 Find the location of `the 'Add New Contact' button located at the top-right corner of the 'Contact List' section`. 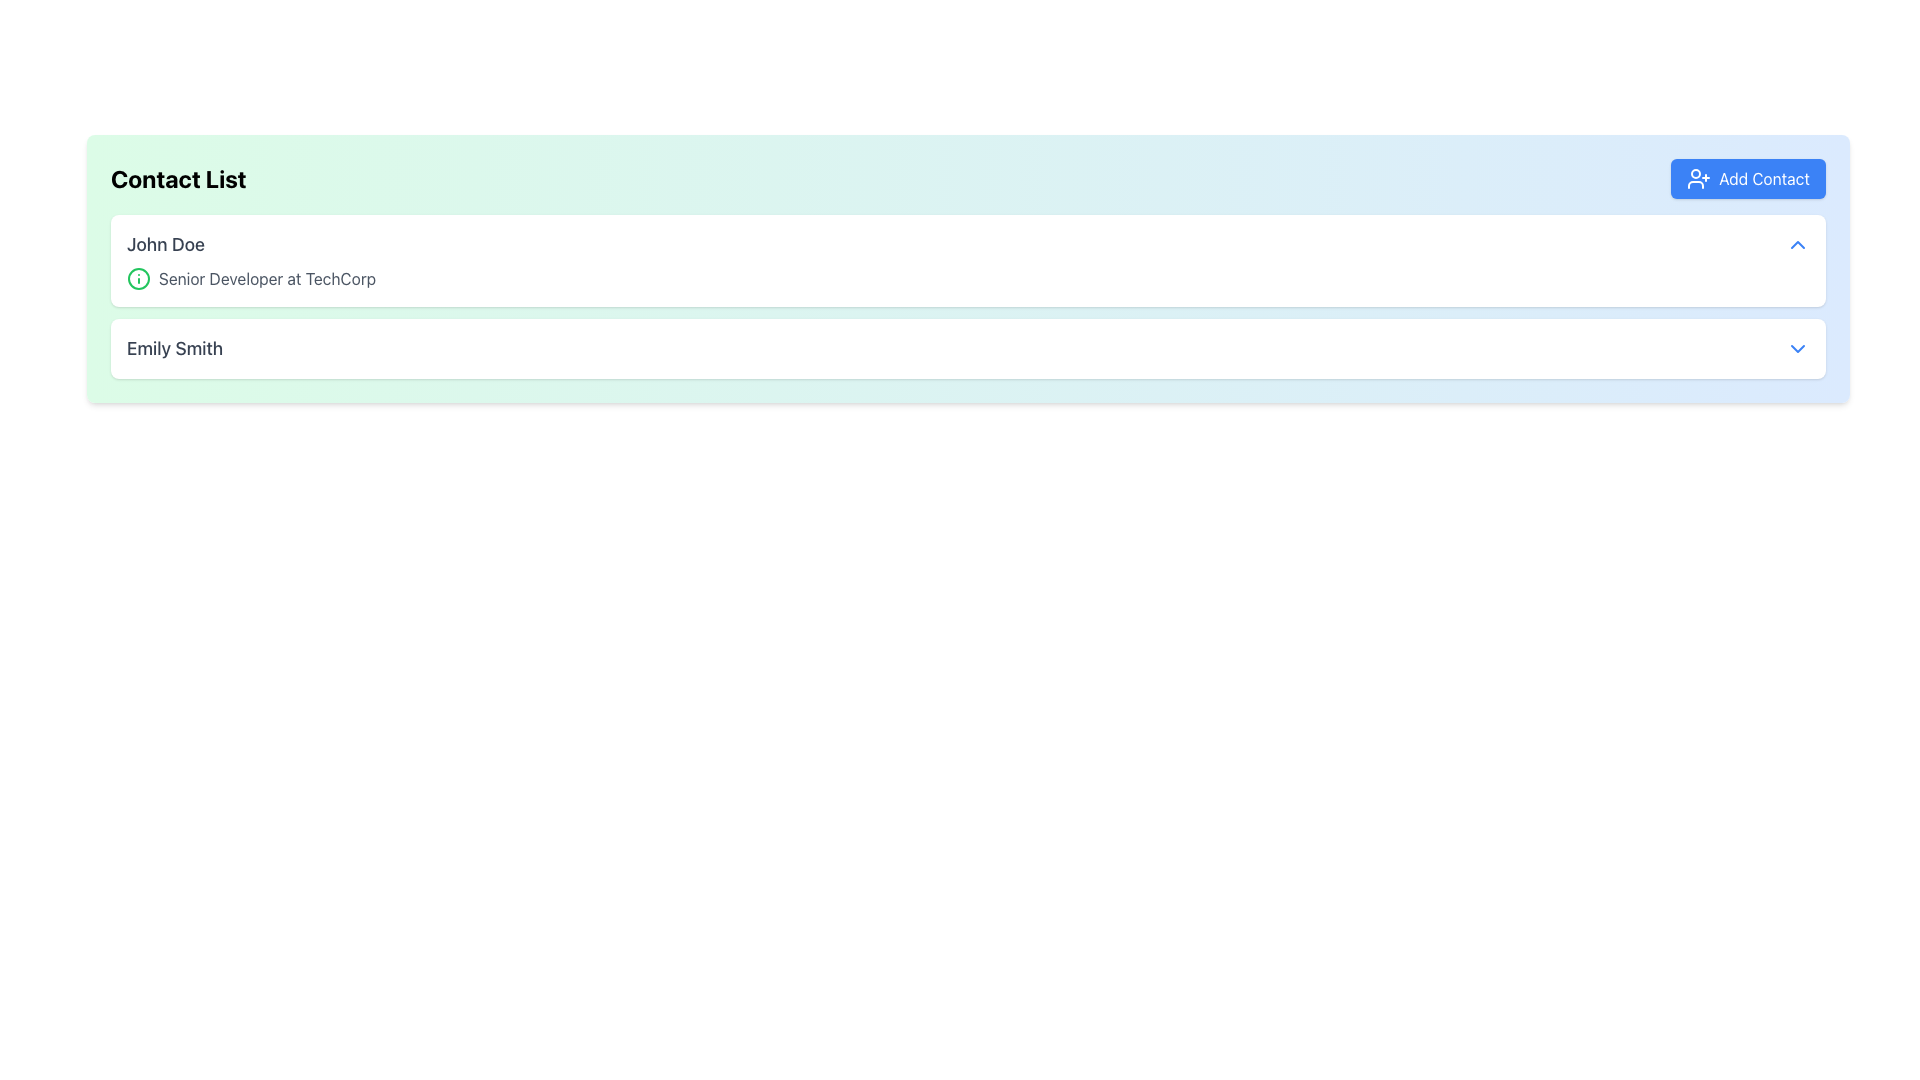

the 'Add New Contact' button located at the top-right corner of the 'Contact List' section is located at coordinates (1747, 177).